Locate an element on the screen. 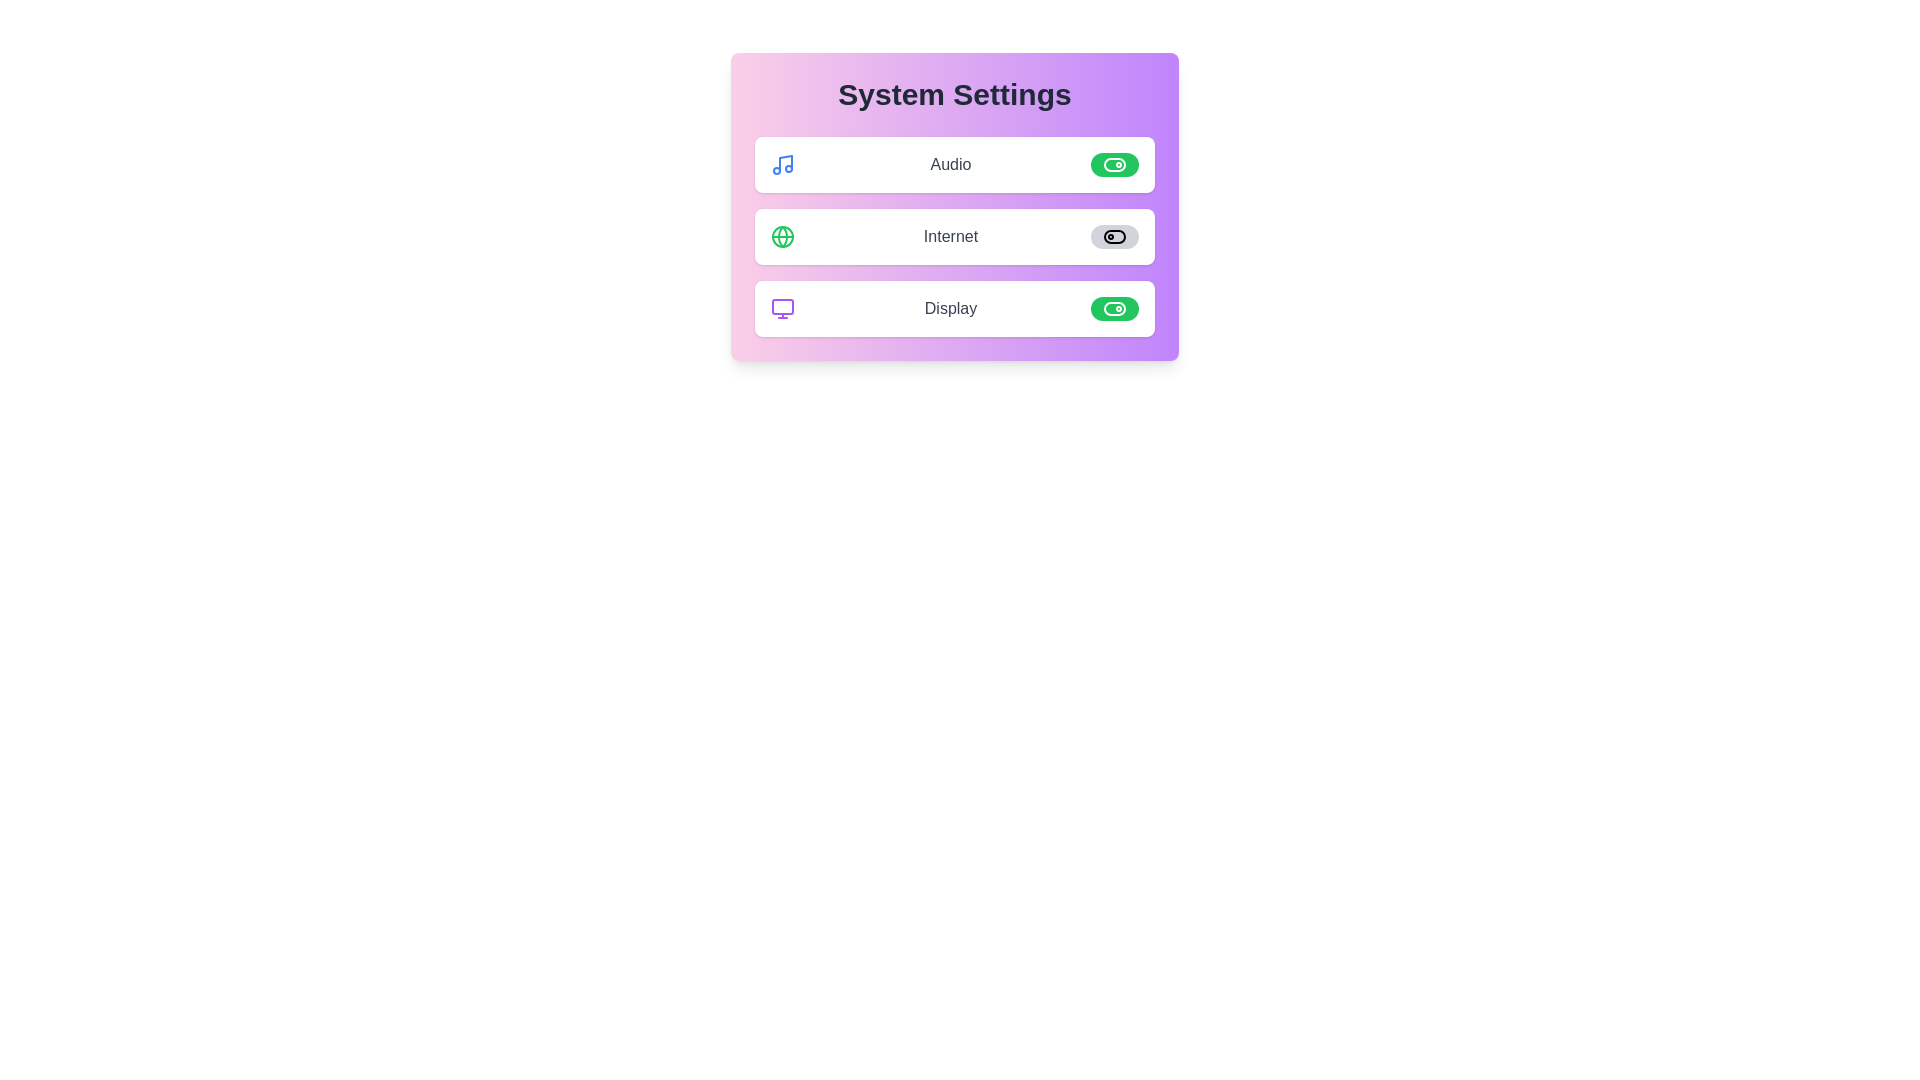  the toggle switch at the right end of the 'Display' row in the 'System Settings' card is located at coordinates (1113, 308).